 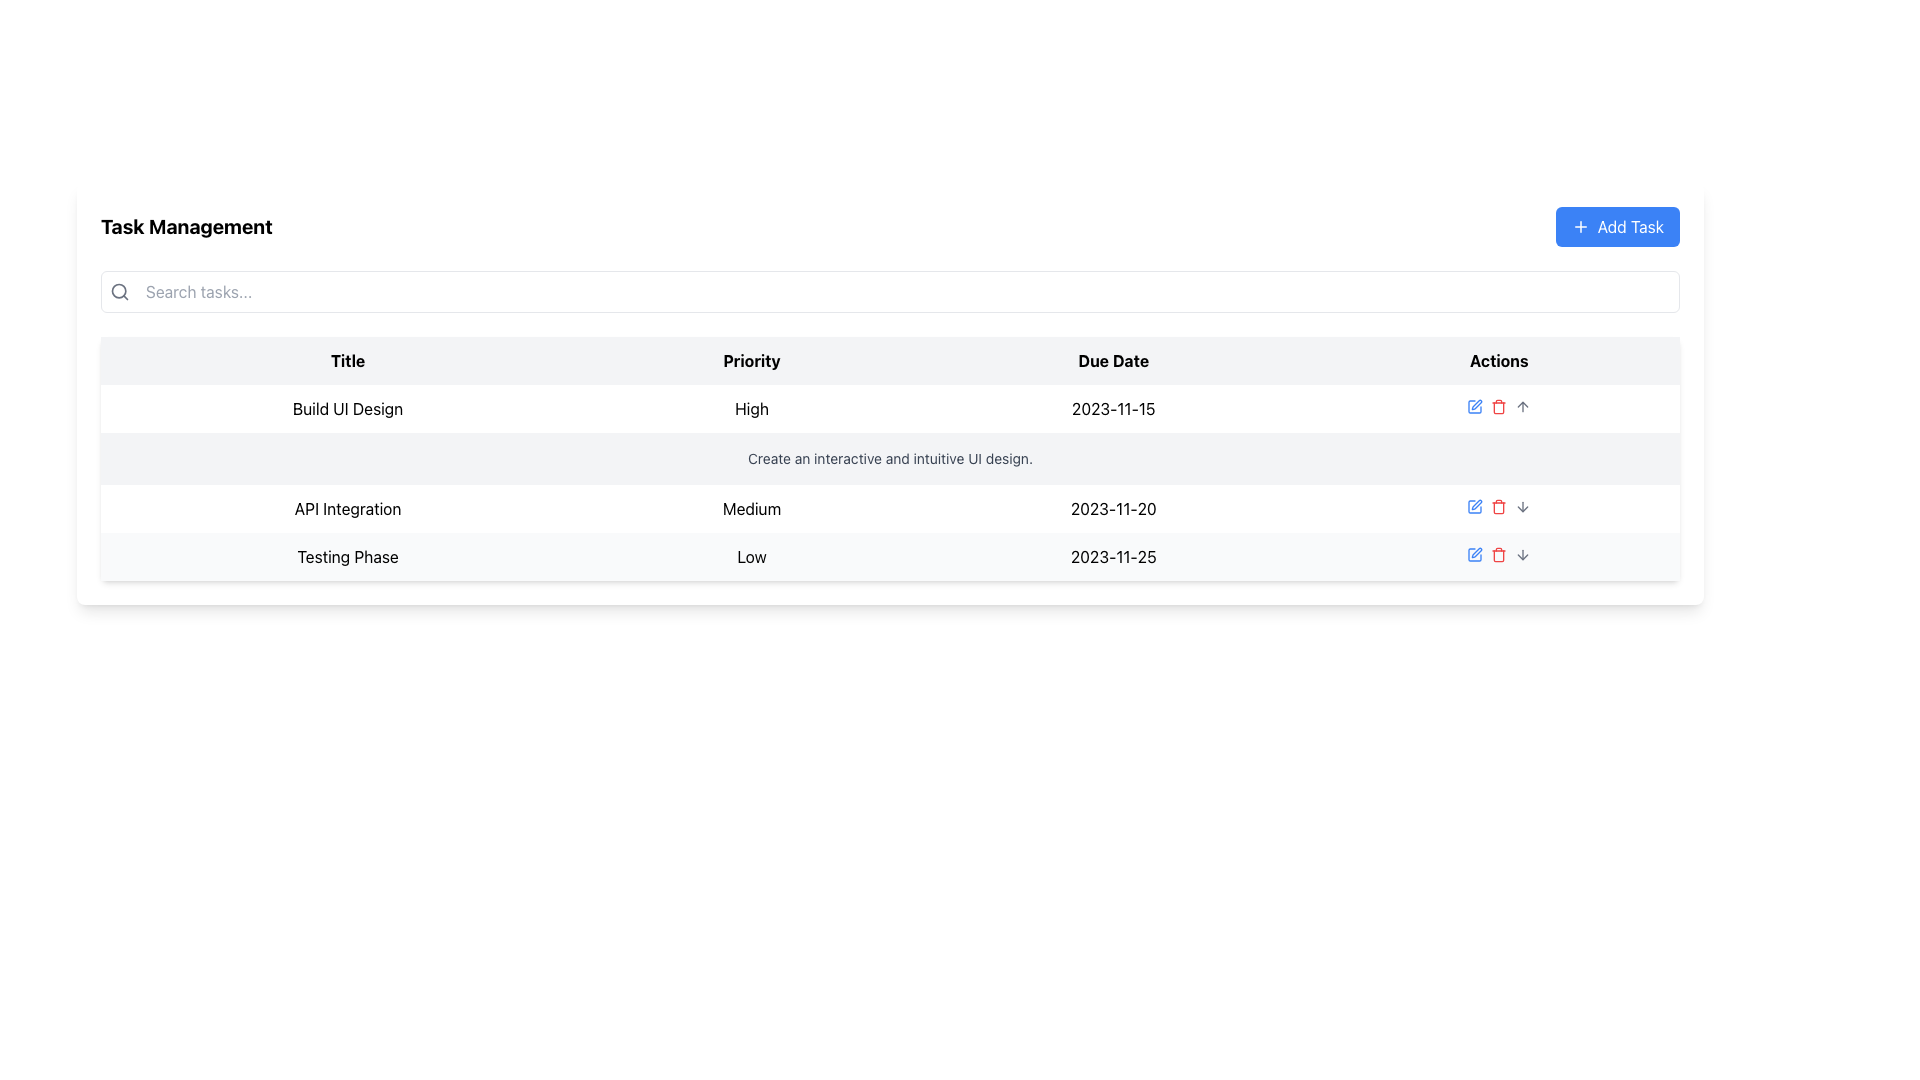 I want to click on the delete icon button, which is the third action button in the Actions column of the third row in the table, so click(x=1498, y=555).